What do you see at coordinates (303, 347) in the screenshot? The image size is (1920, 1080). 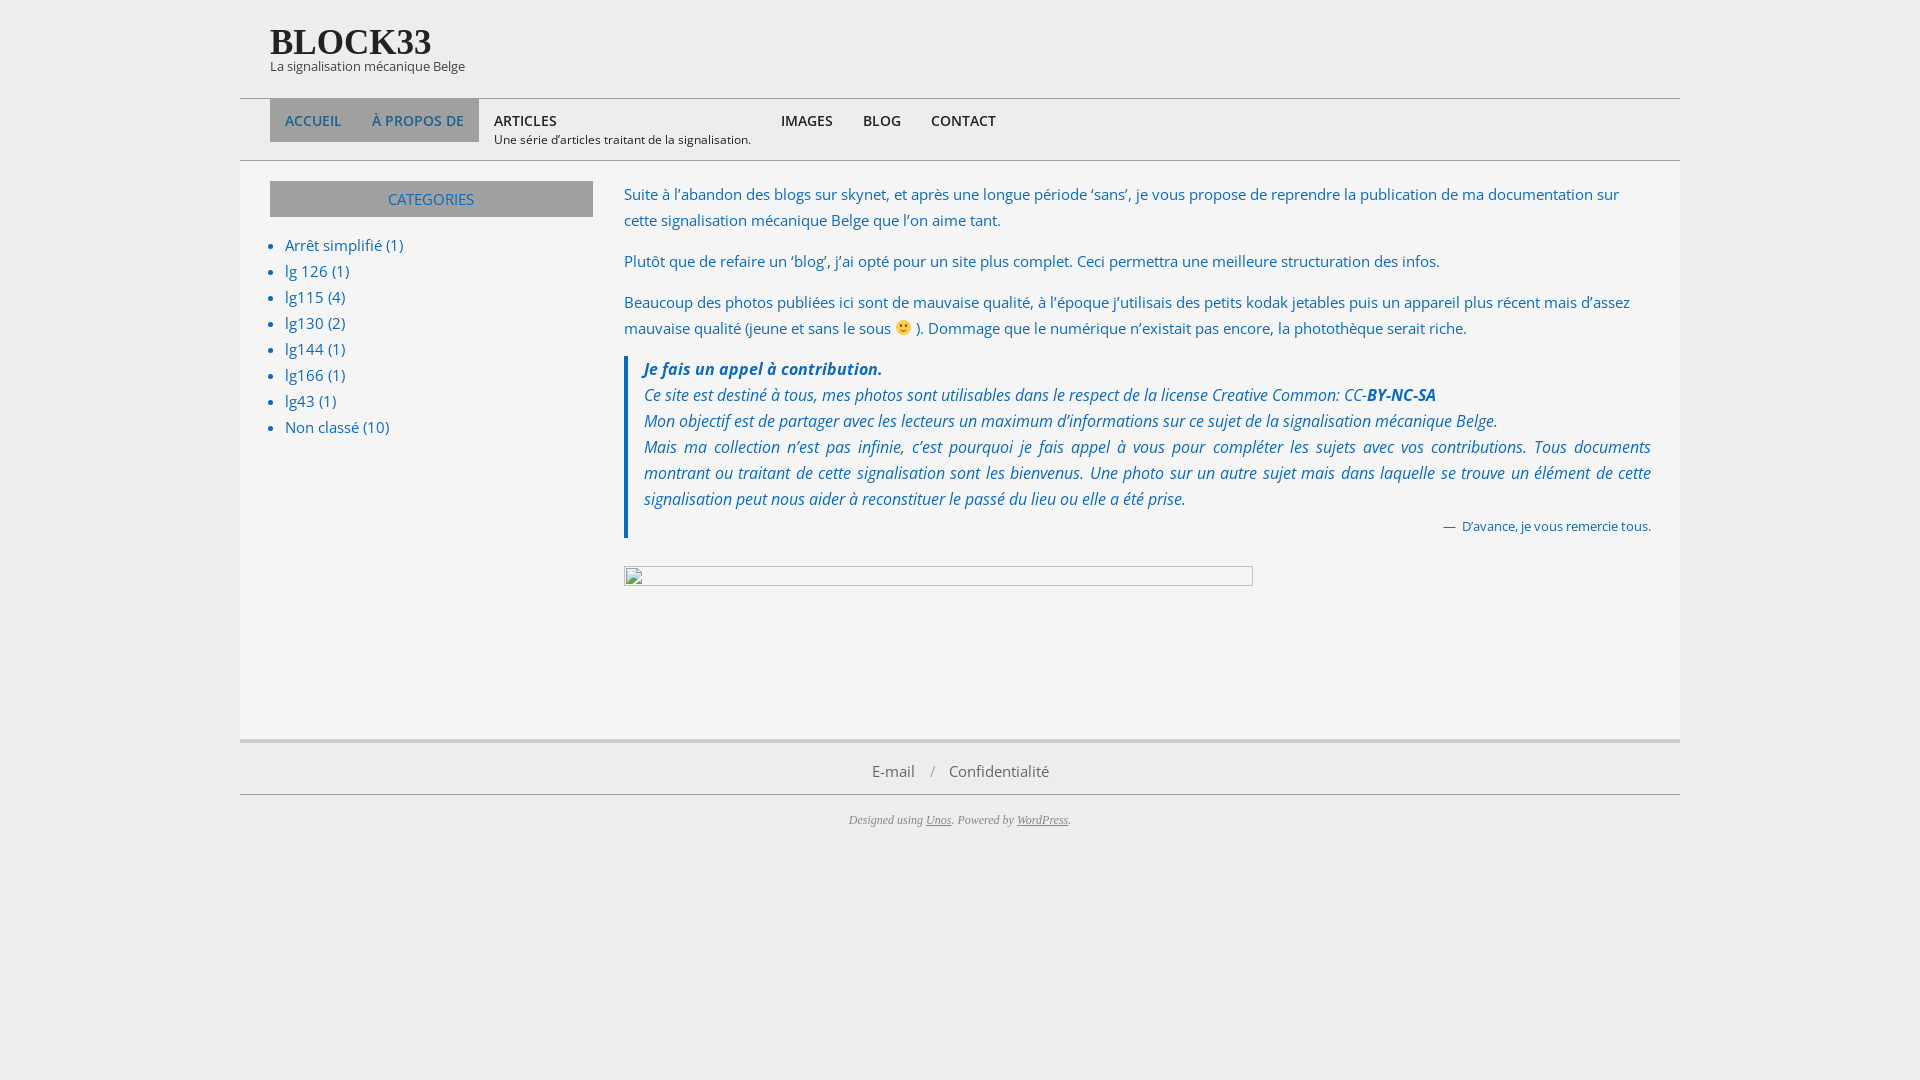 I see `'lg144'` at bounding box center [303, 347].